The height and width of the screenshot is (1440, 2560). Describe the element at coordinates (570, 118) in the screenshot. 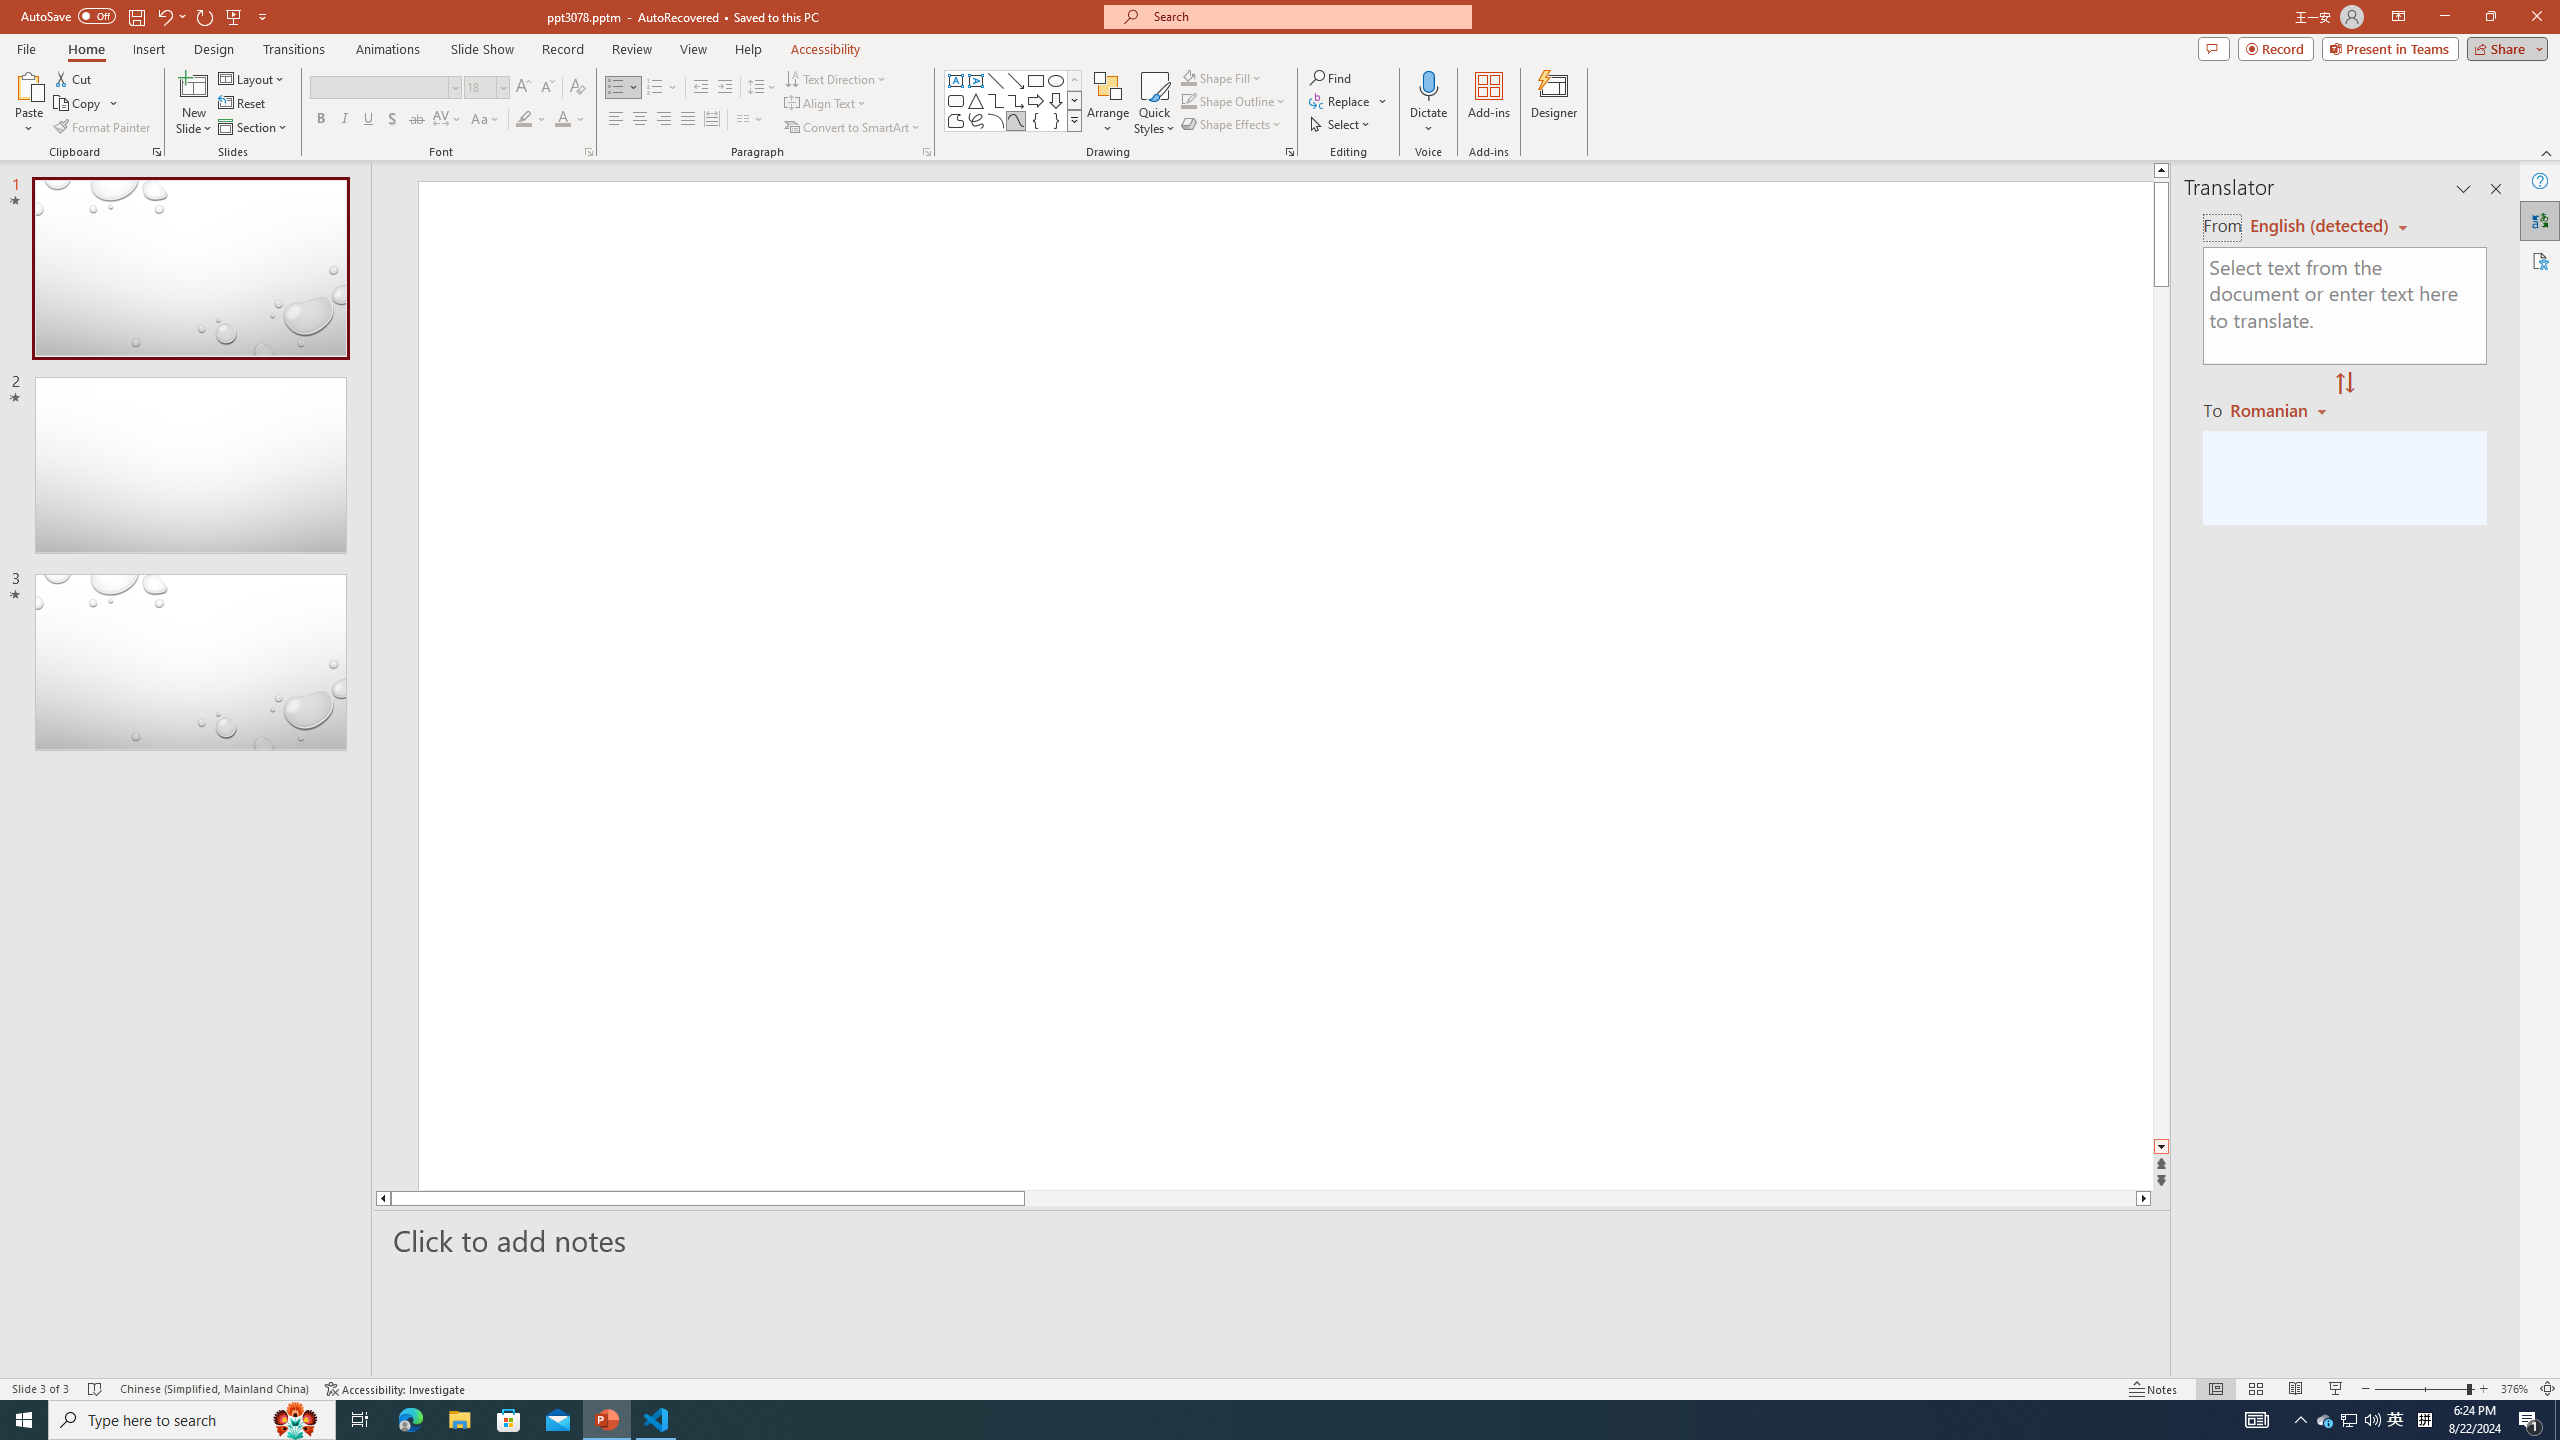

I see `'Font Color'` at that location.